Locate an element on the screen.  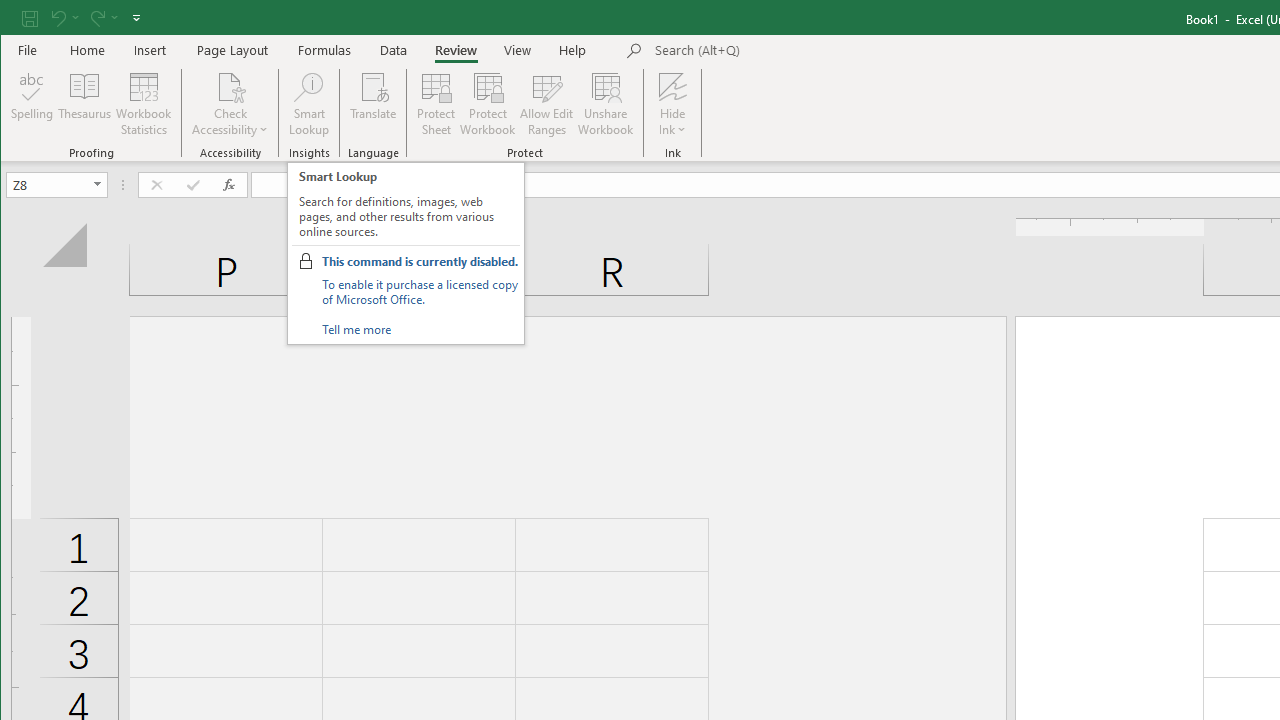
'Help' is located at coordinates (572, 49).